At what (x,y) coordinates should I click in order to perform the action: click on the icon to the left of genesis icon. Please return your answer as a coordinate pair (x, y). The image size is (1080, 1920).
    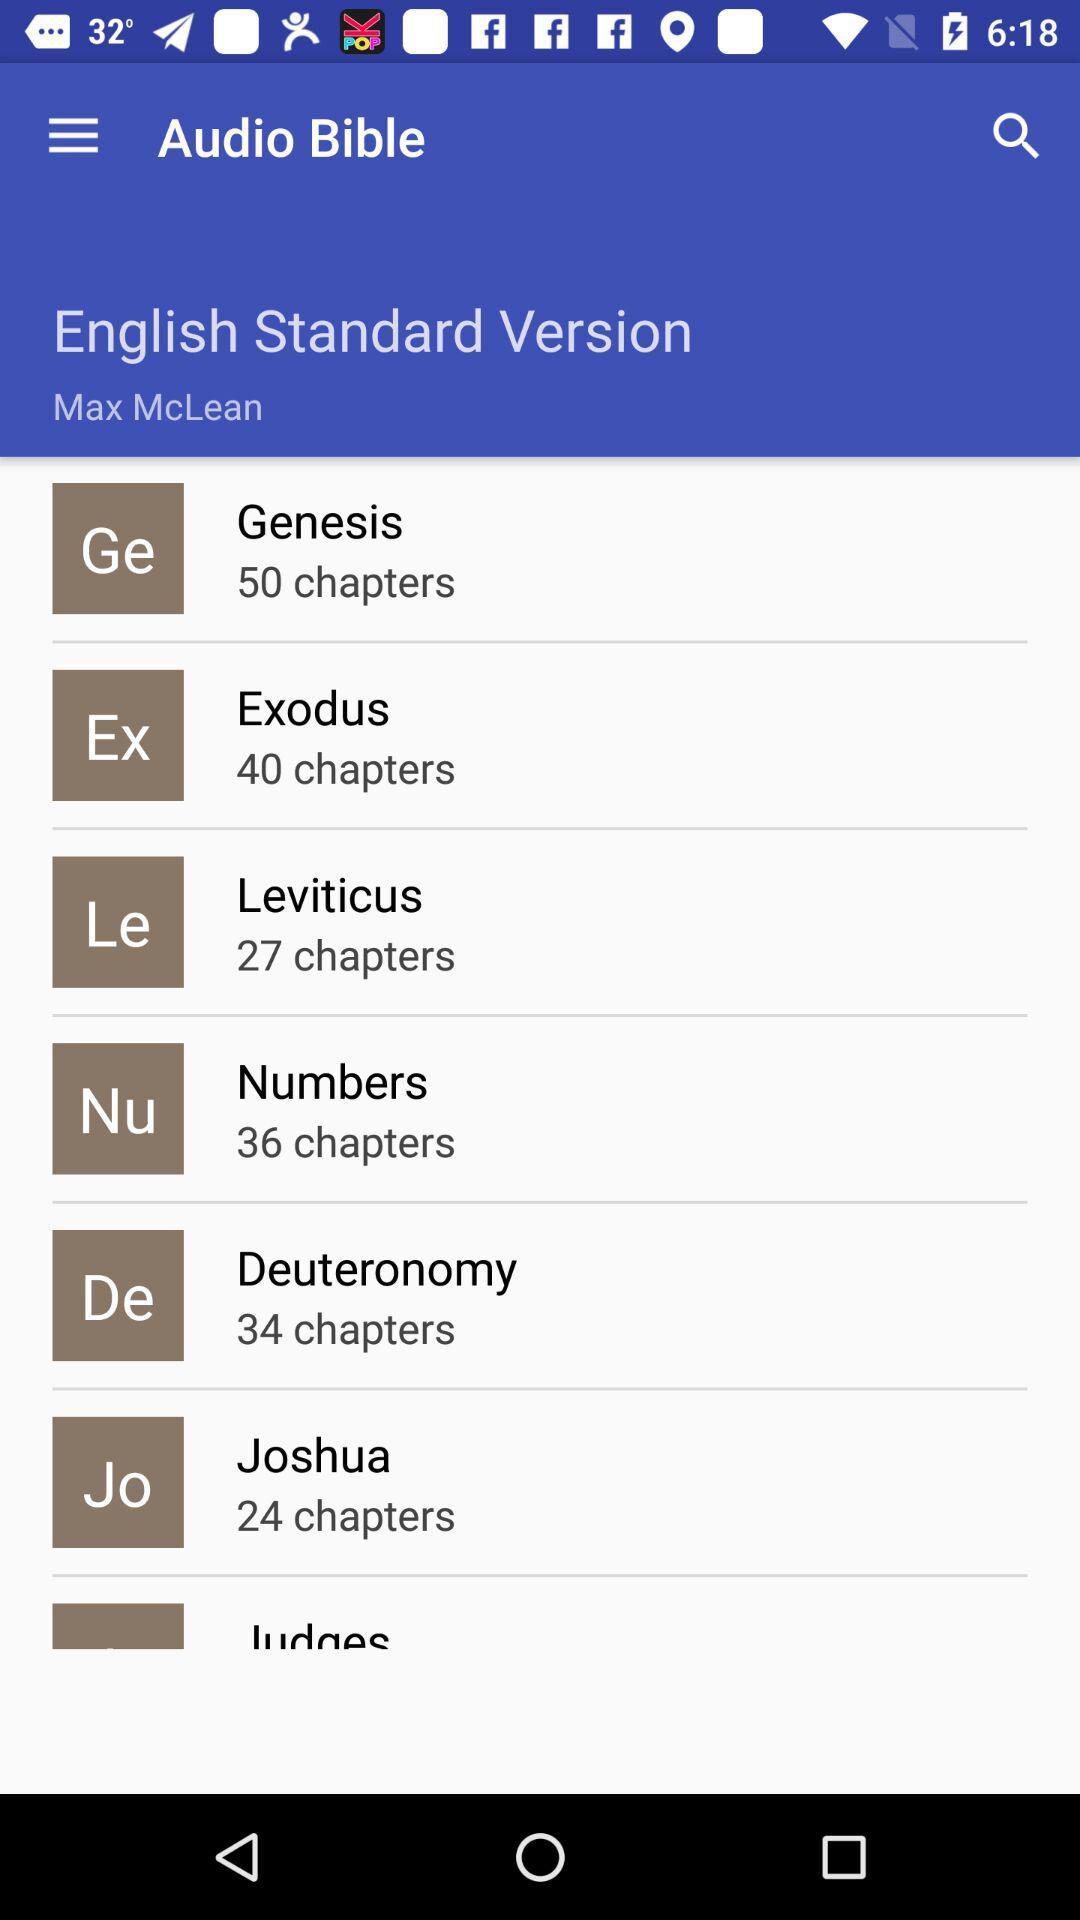
    Looking at the image, I should click on (118, 548).